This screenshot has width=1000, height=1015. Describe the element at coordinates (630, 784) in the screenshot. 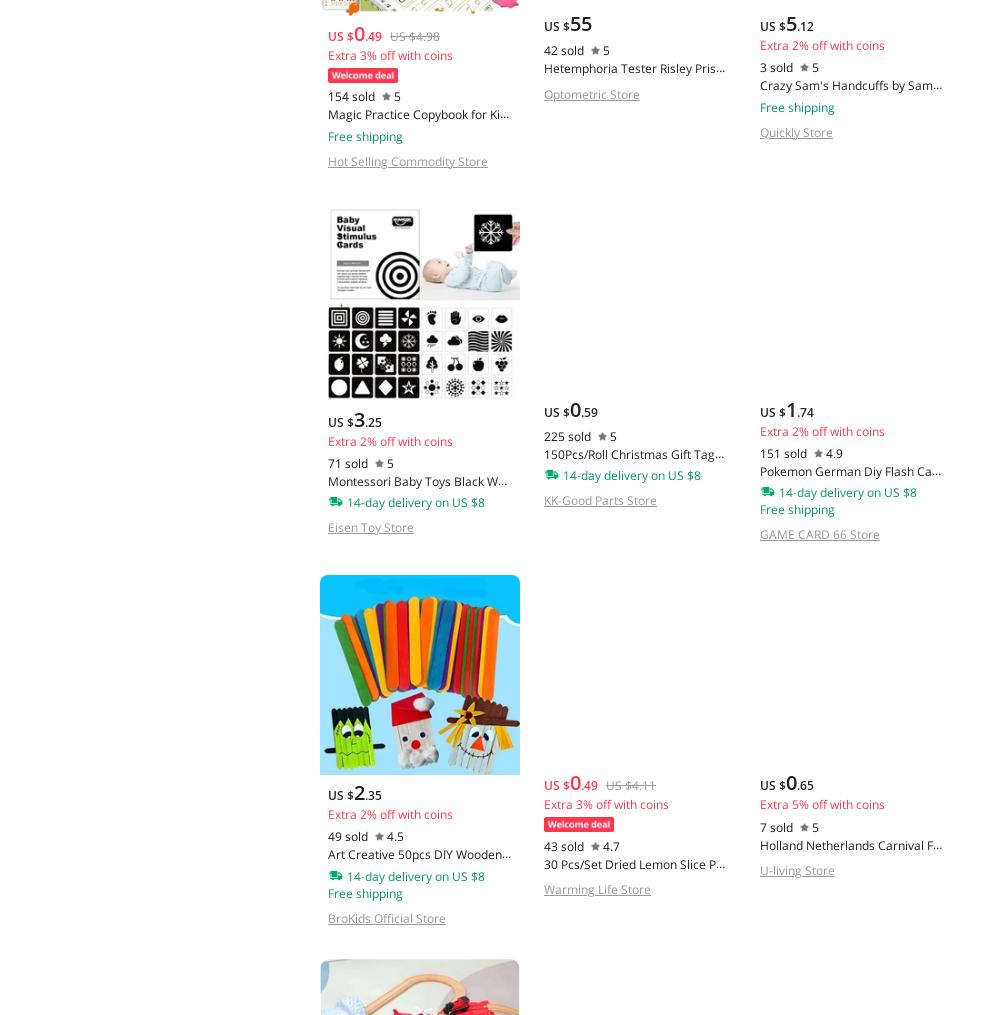

I see `'US $4.11'` at that location.